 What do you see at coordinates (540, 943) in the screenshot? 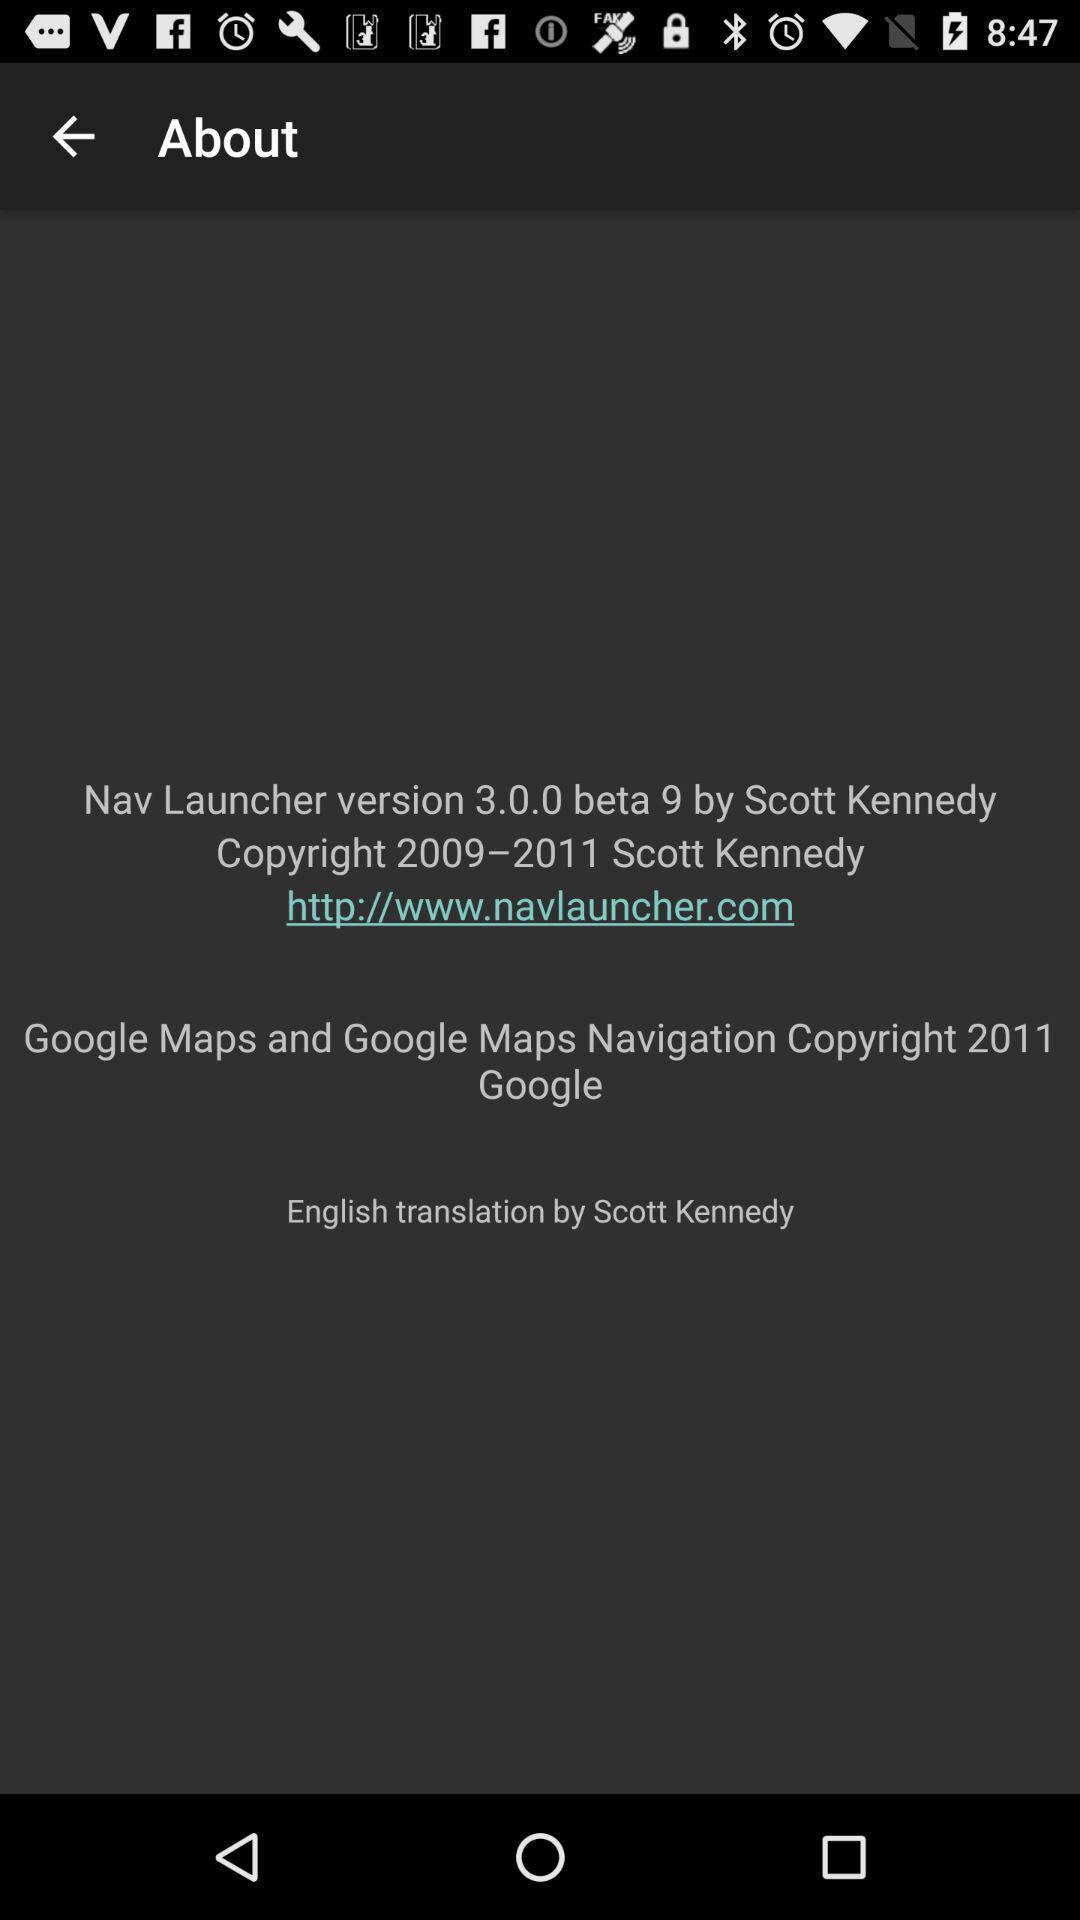
I see `the app above google maps and item` at bounding box center [540, 943].